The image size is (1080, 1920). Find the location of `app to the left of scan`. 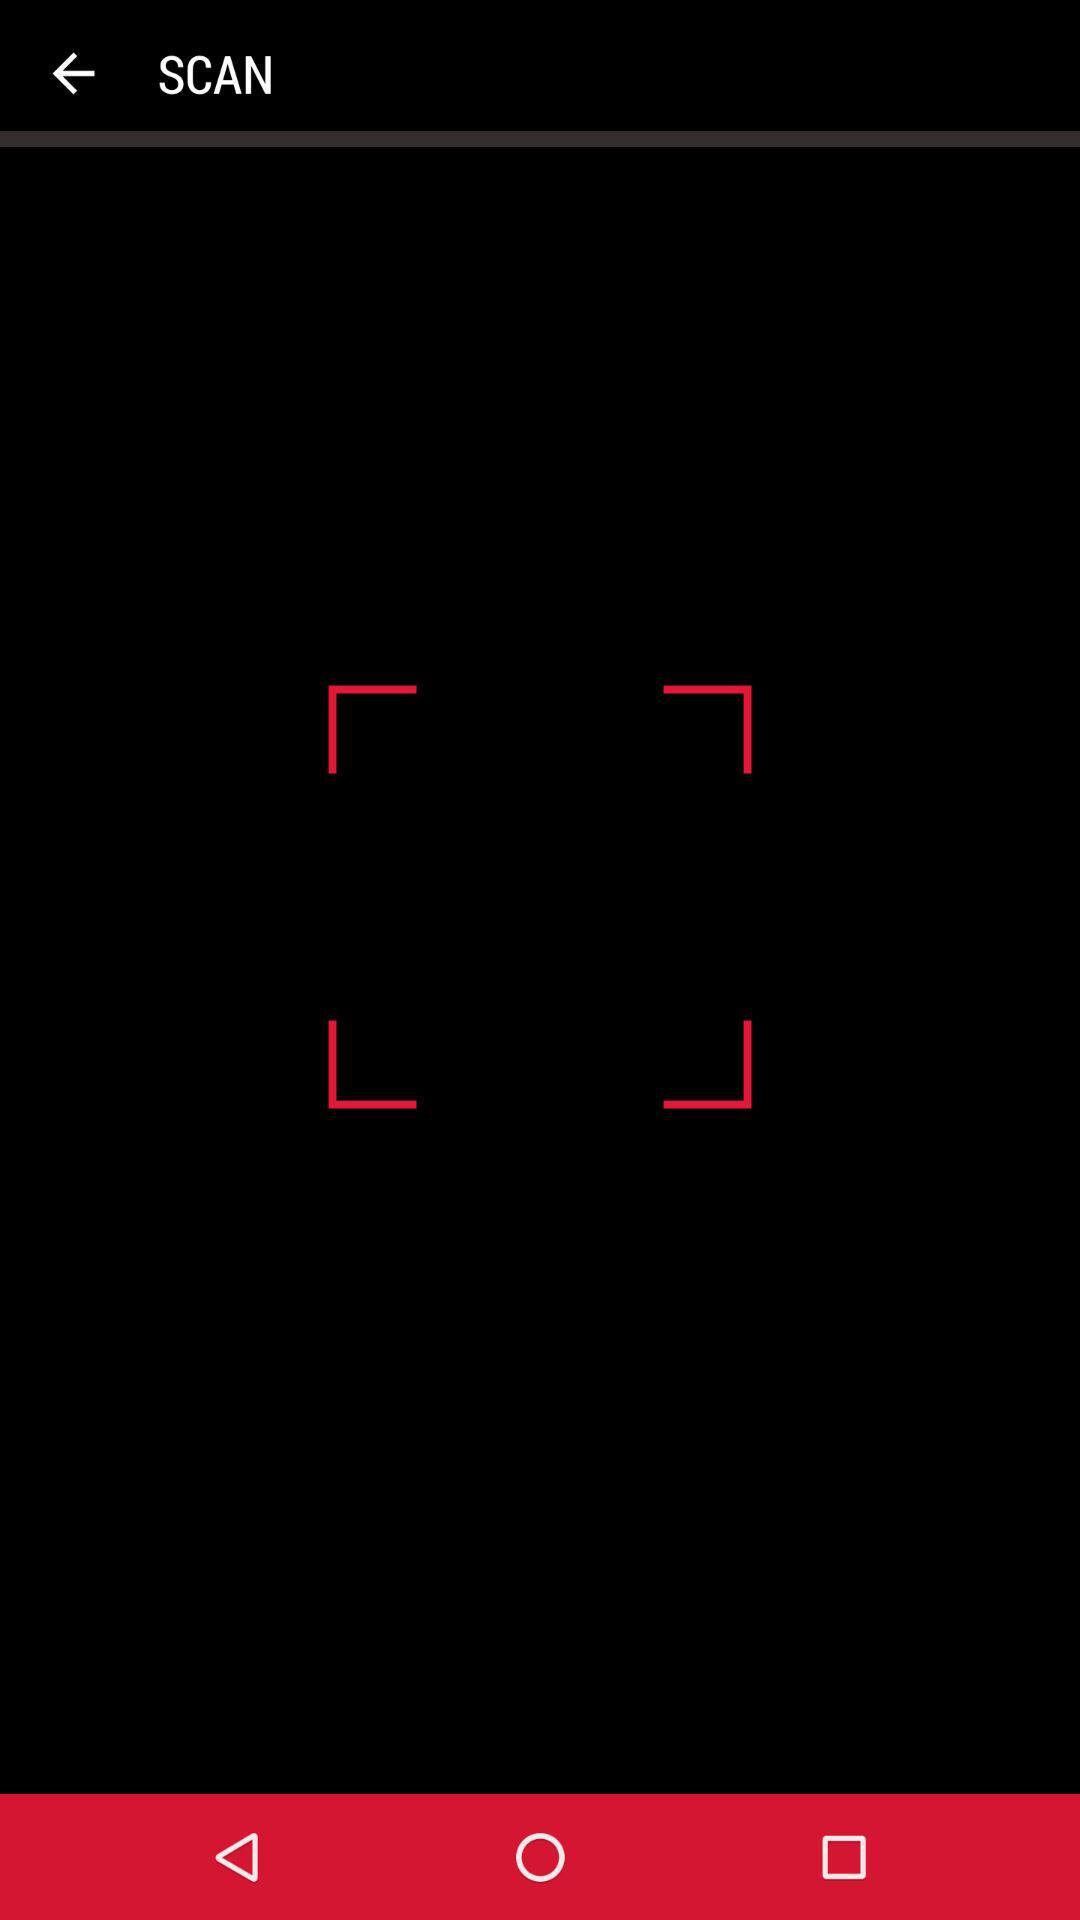

app to the left of scan is located at coordinates (72, 73).